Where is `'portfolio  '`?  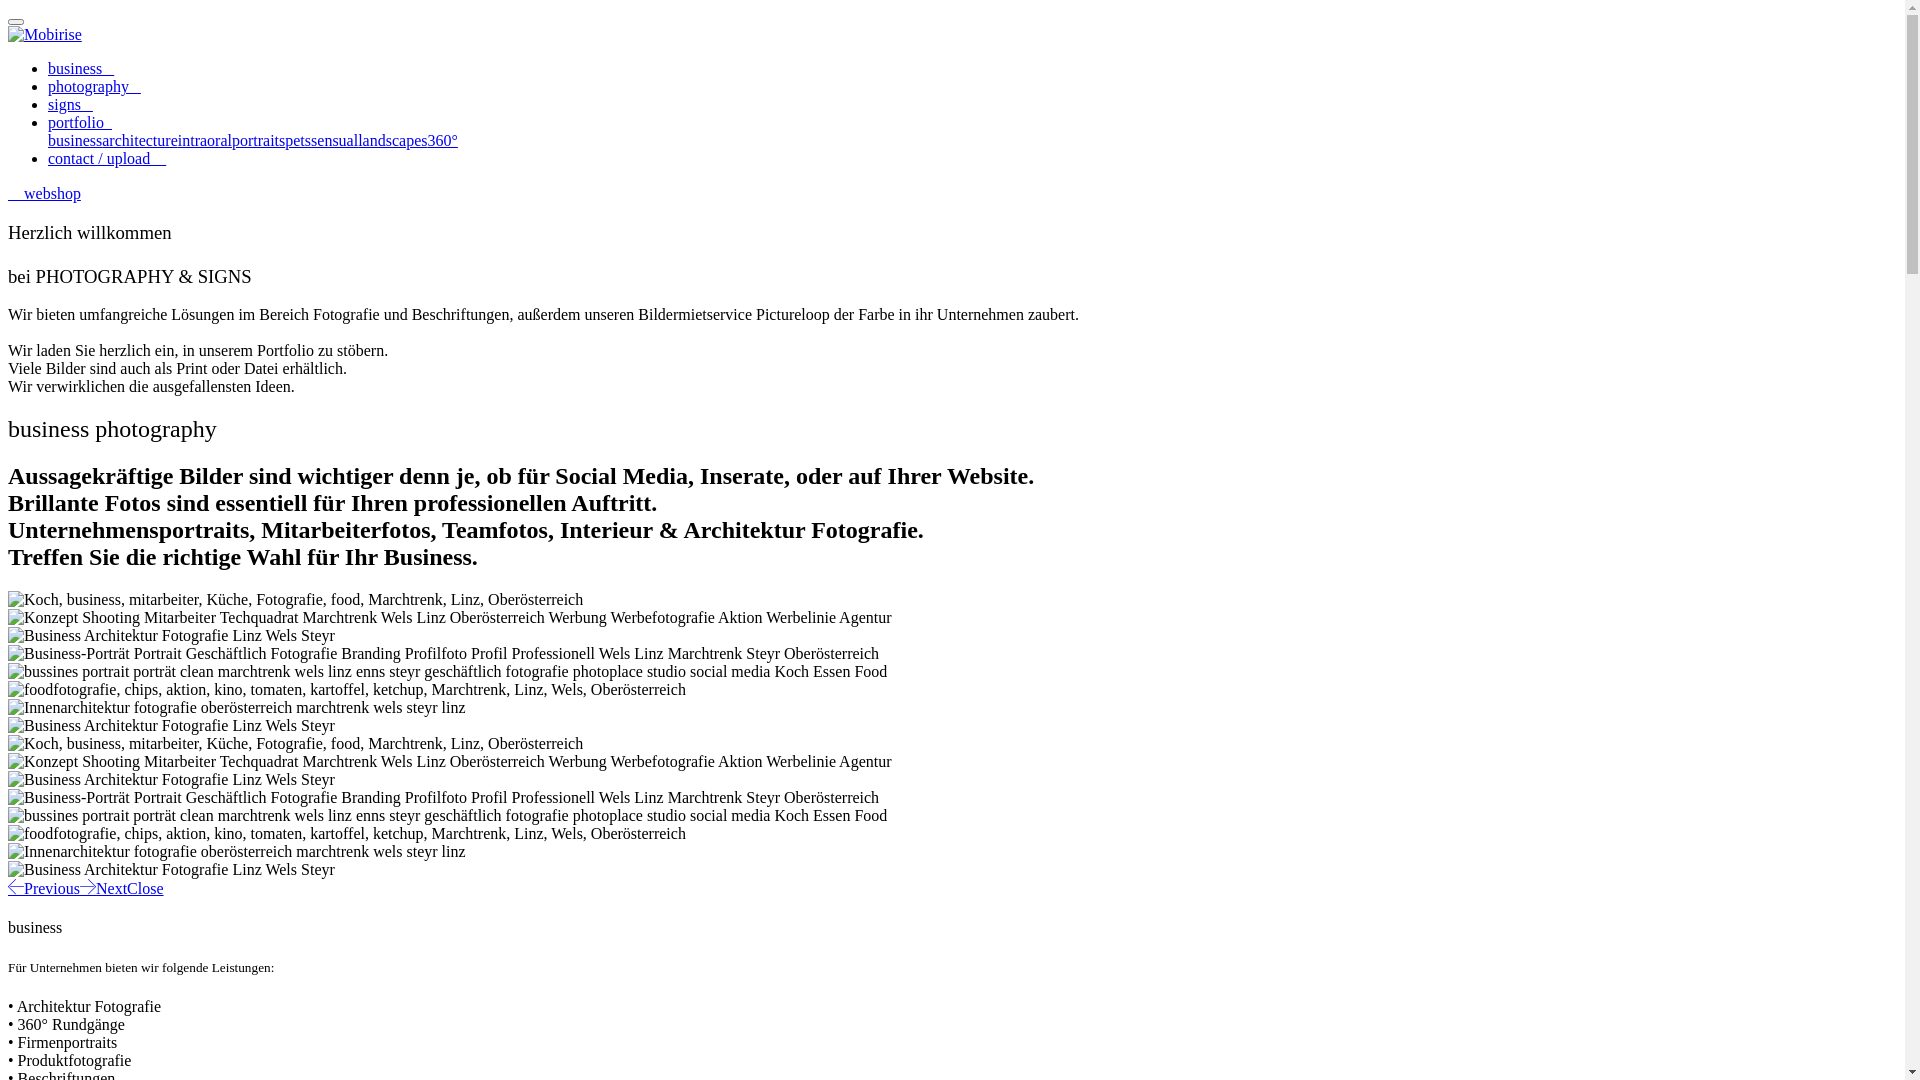
'portfolio  ' is located at coordinates (80, 122).